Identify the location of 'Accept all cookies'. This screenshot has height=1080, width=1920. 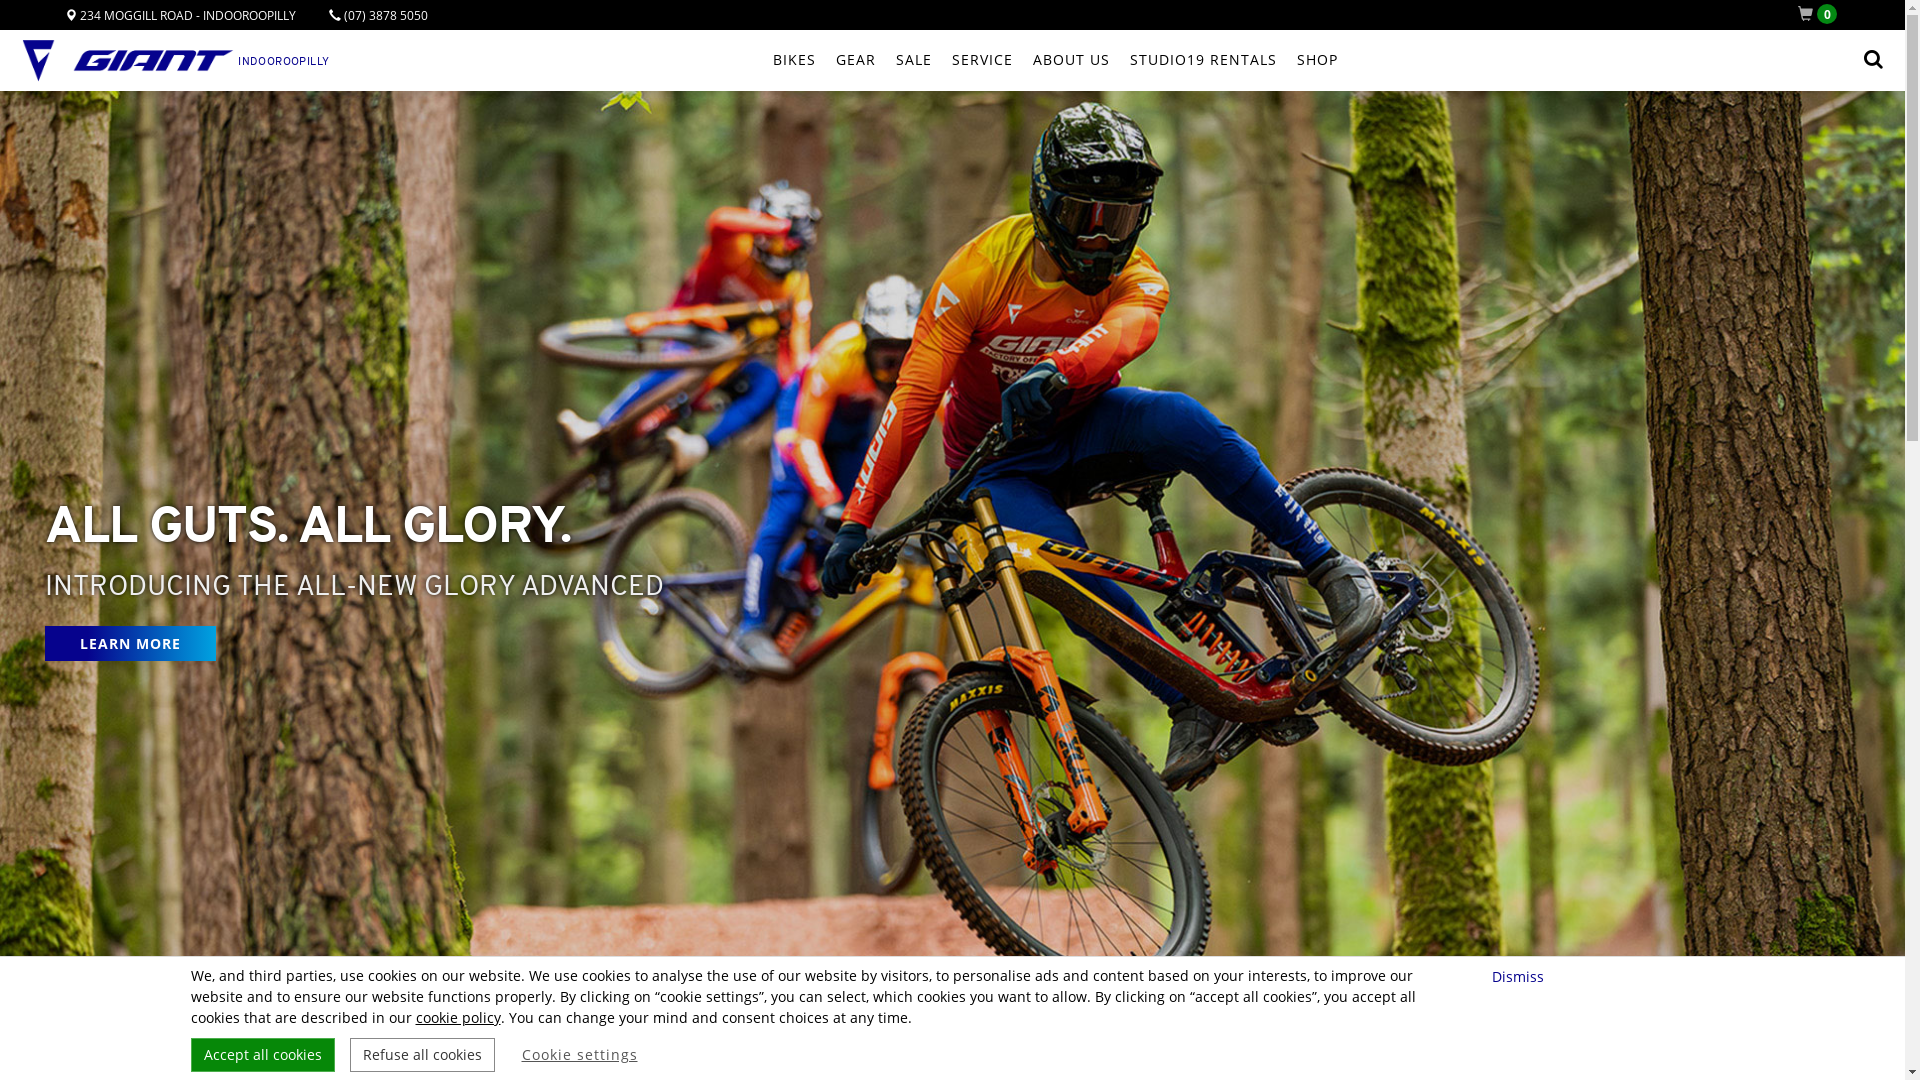
(261, 1054).